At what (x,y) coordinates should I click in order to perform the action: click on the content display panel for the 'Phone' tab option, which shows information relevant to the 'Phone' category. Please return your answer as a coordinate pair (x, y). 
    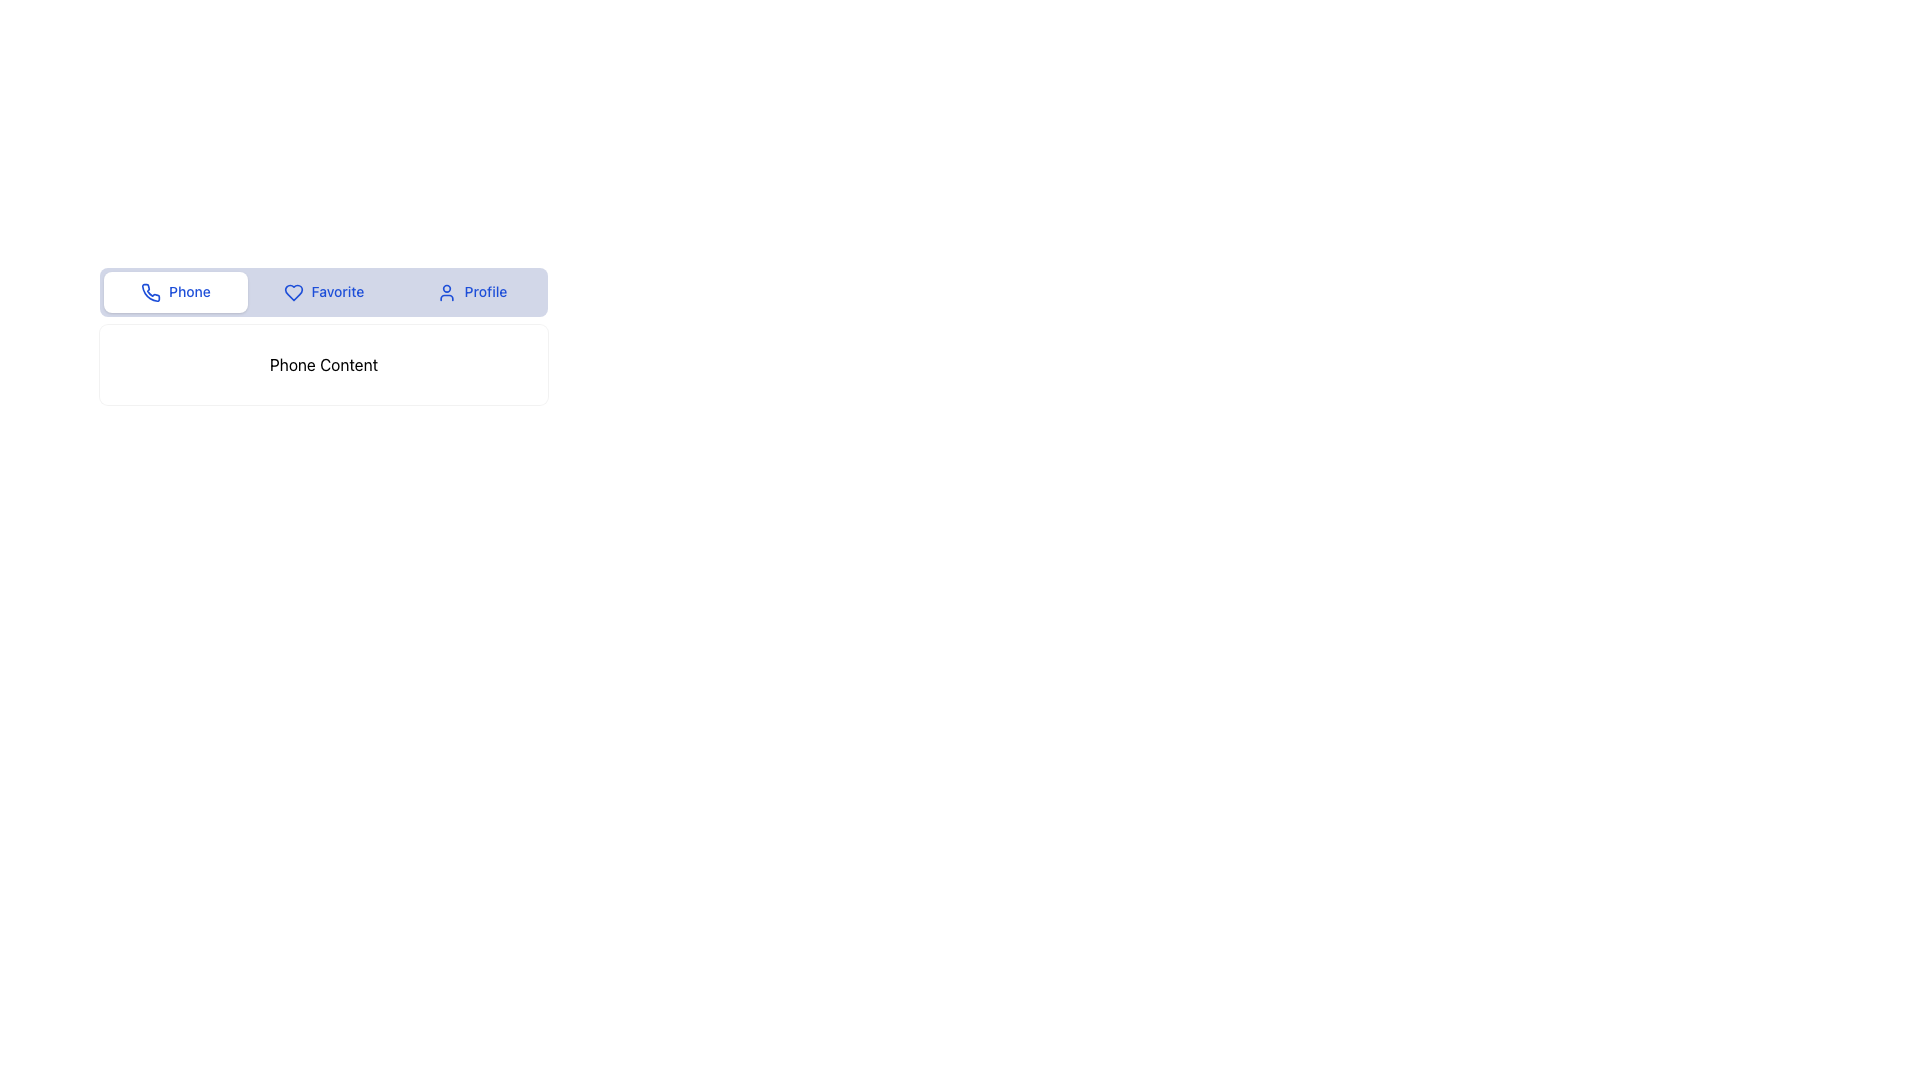
    Looking at the image, I should click on (324, 365).